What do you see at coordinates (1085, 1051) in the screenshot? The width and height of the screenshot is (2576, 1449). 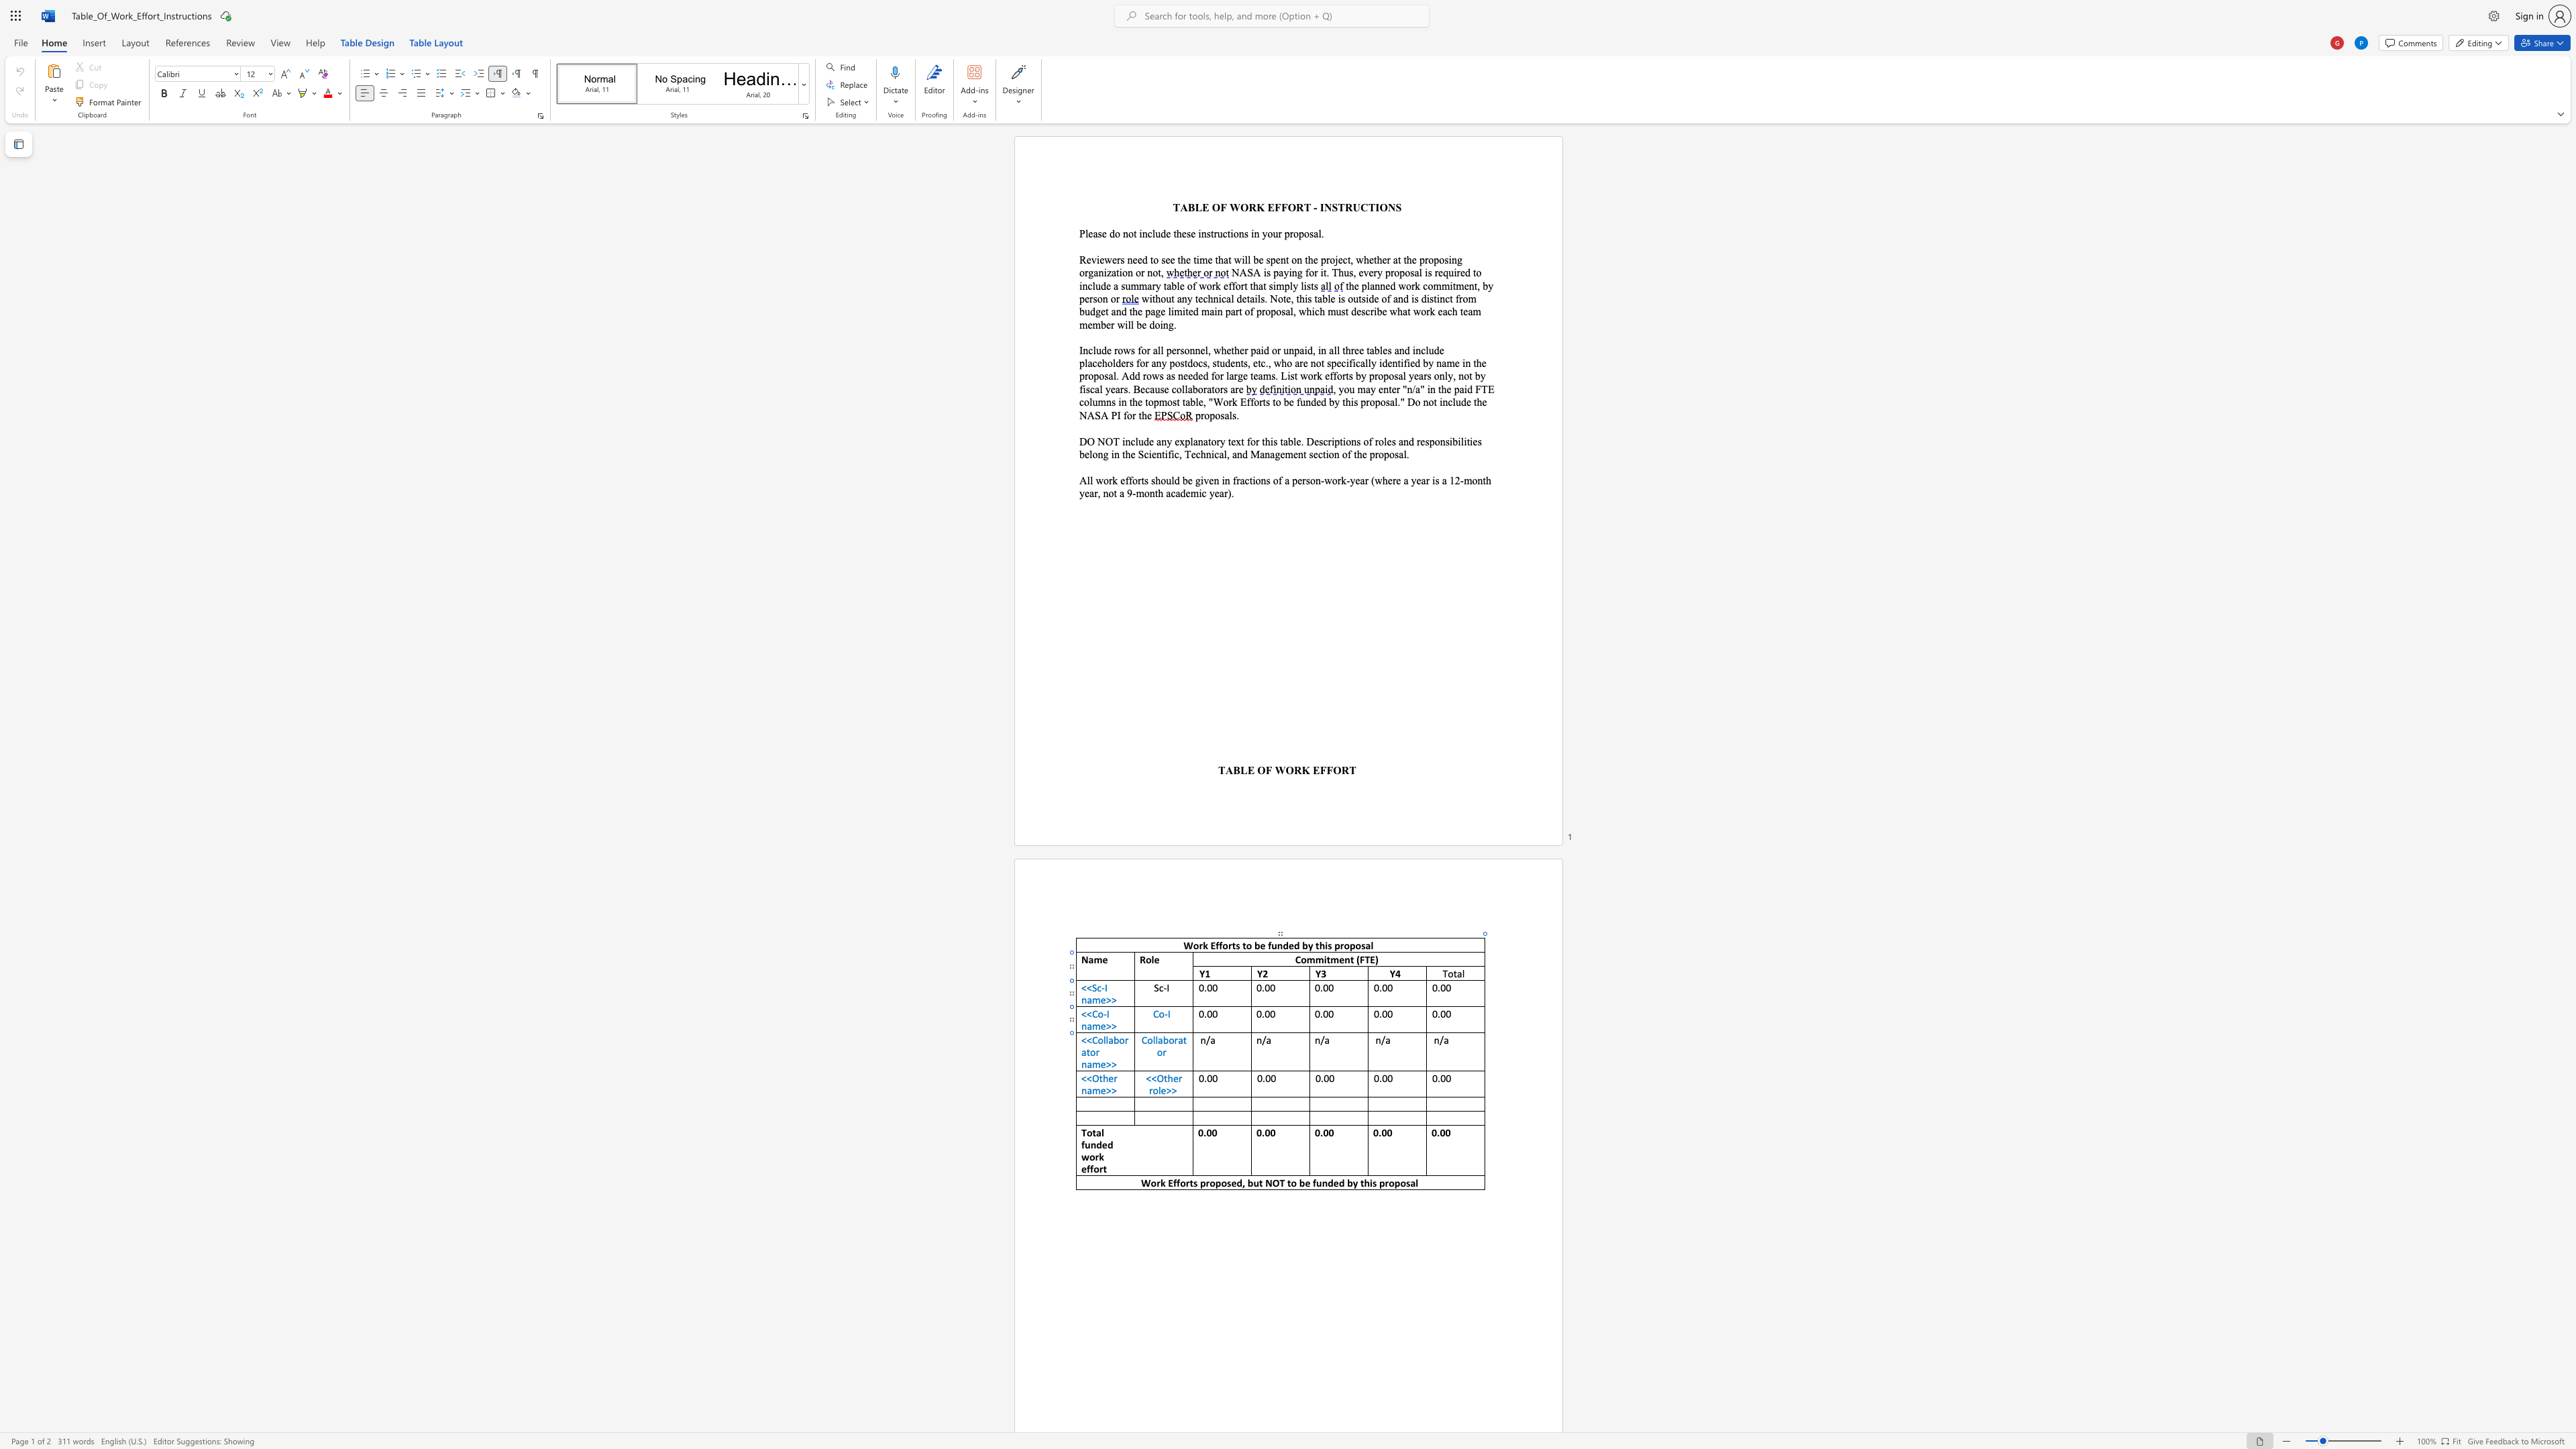 I see `the space between the continuous character "a" and "t" in the text` at bounding box center [1085, 1051].